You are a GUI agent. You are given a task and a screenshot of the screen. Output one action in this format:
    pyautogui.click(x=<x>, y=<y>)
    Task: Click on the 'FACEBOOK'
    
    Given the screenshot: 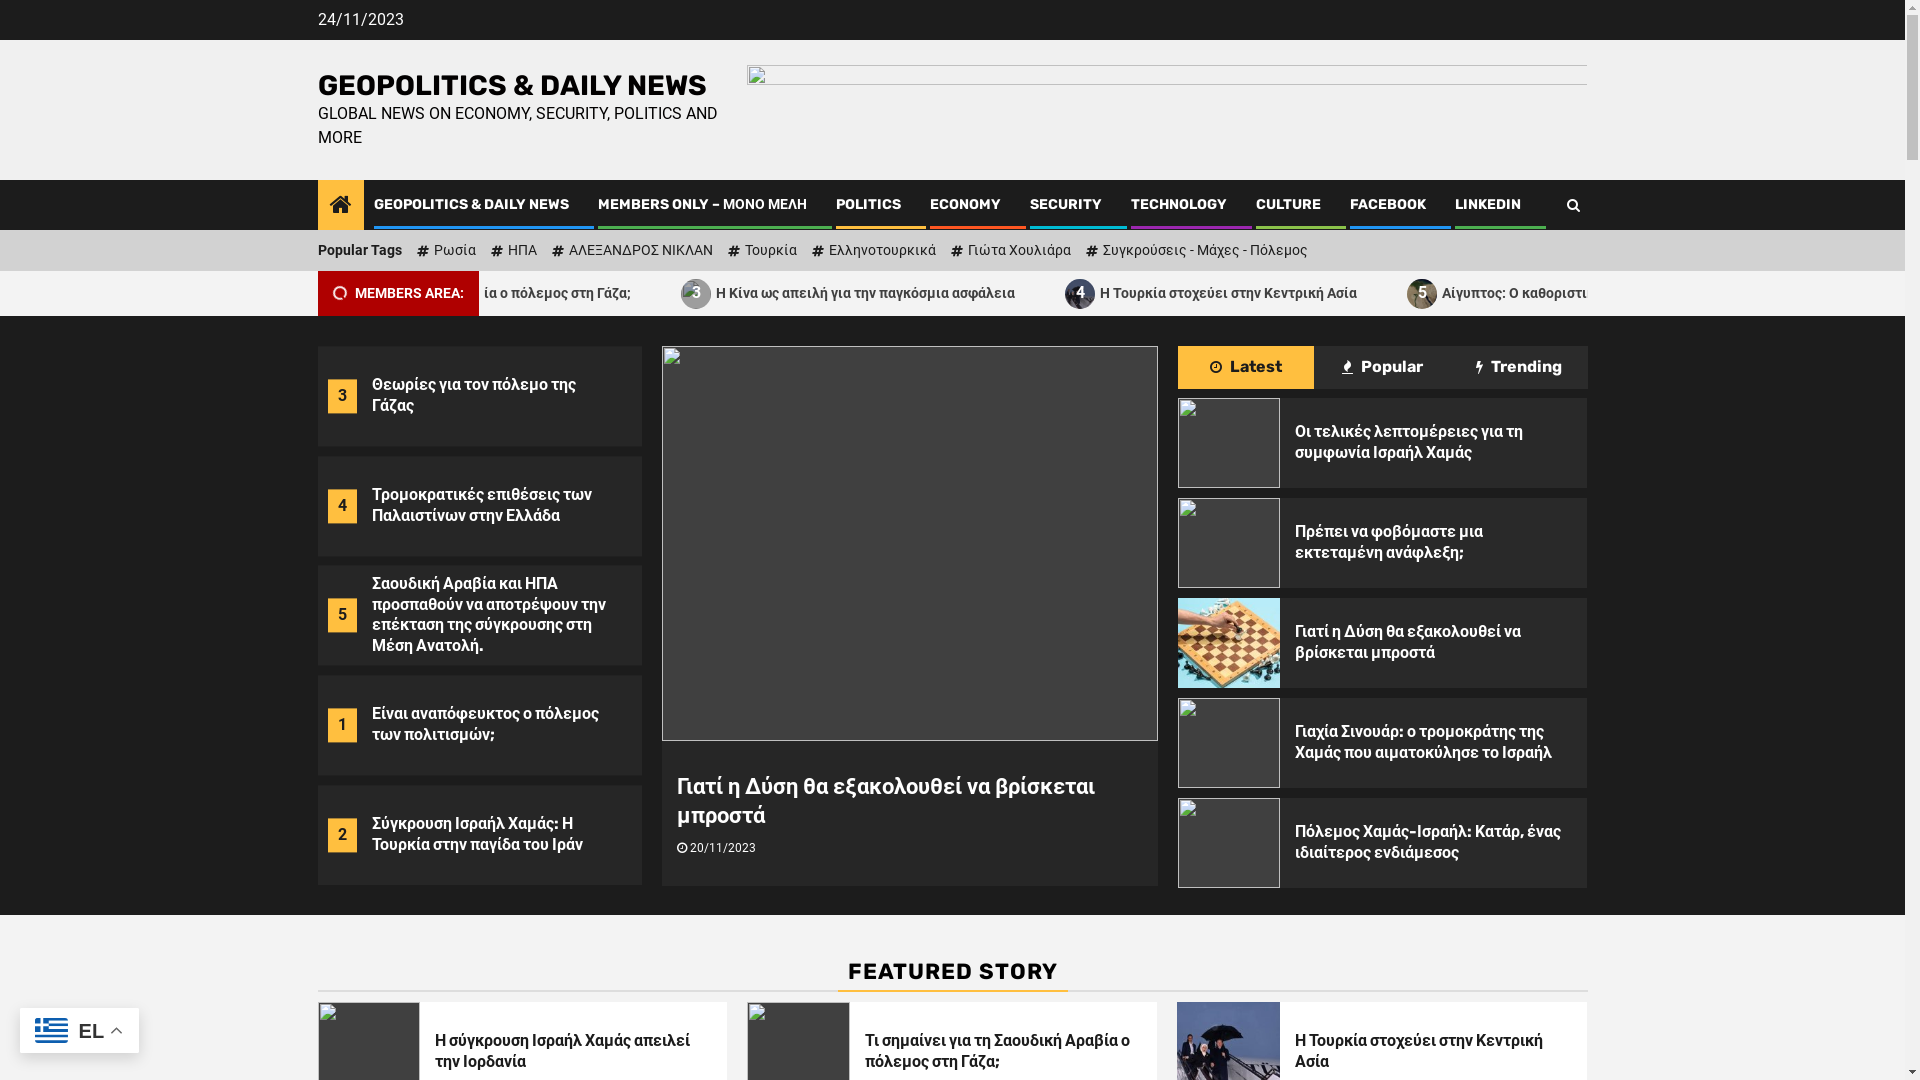 What is the action you would take?
    pyautogui.click(x=1386, y=204)
    